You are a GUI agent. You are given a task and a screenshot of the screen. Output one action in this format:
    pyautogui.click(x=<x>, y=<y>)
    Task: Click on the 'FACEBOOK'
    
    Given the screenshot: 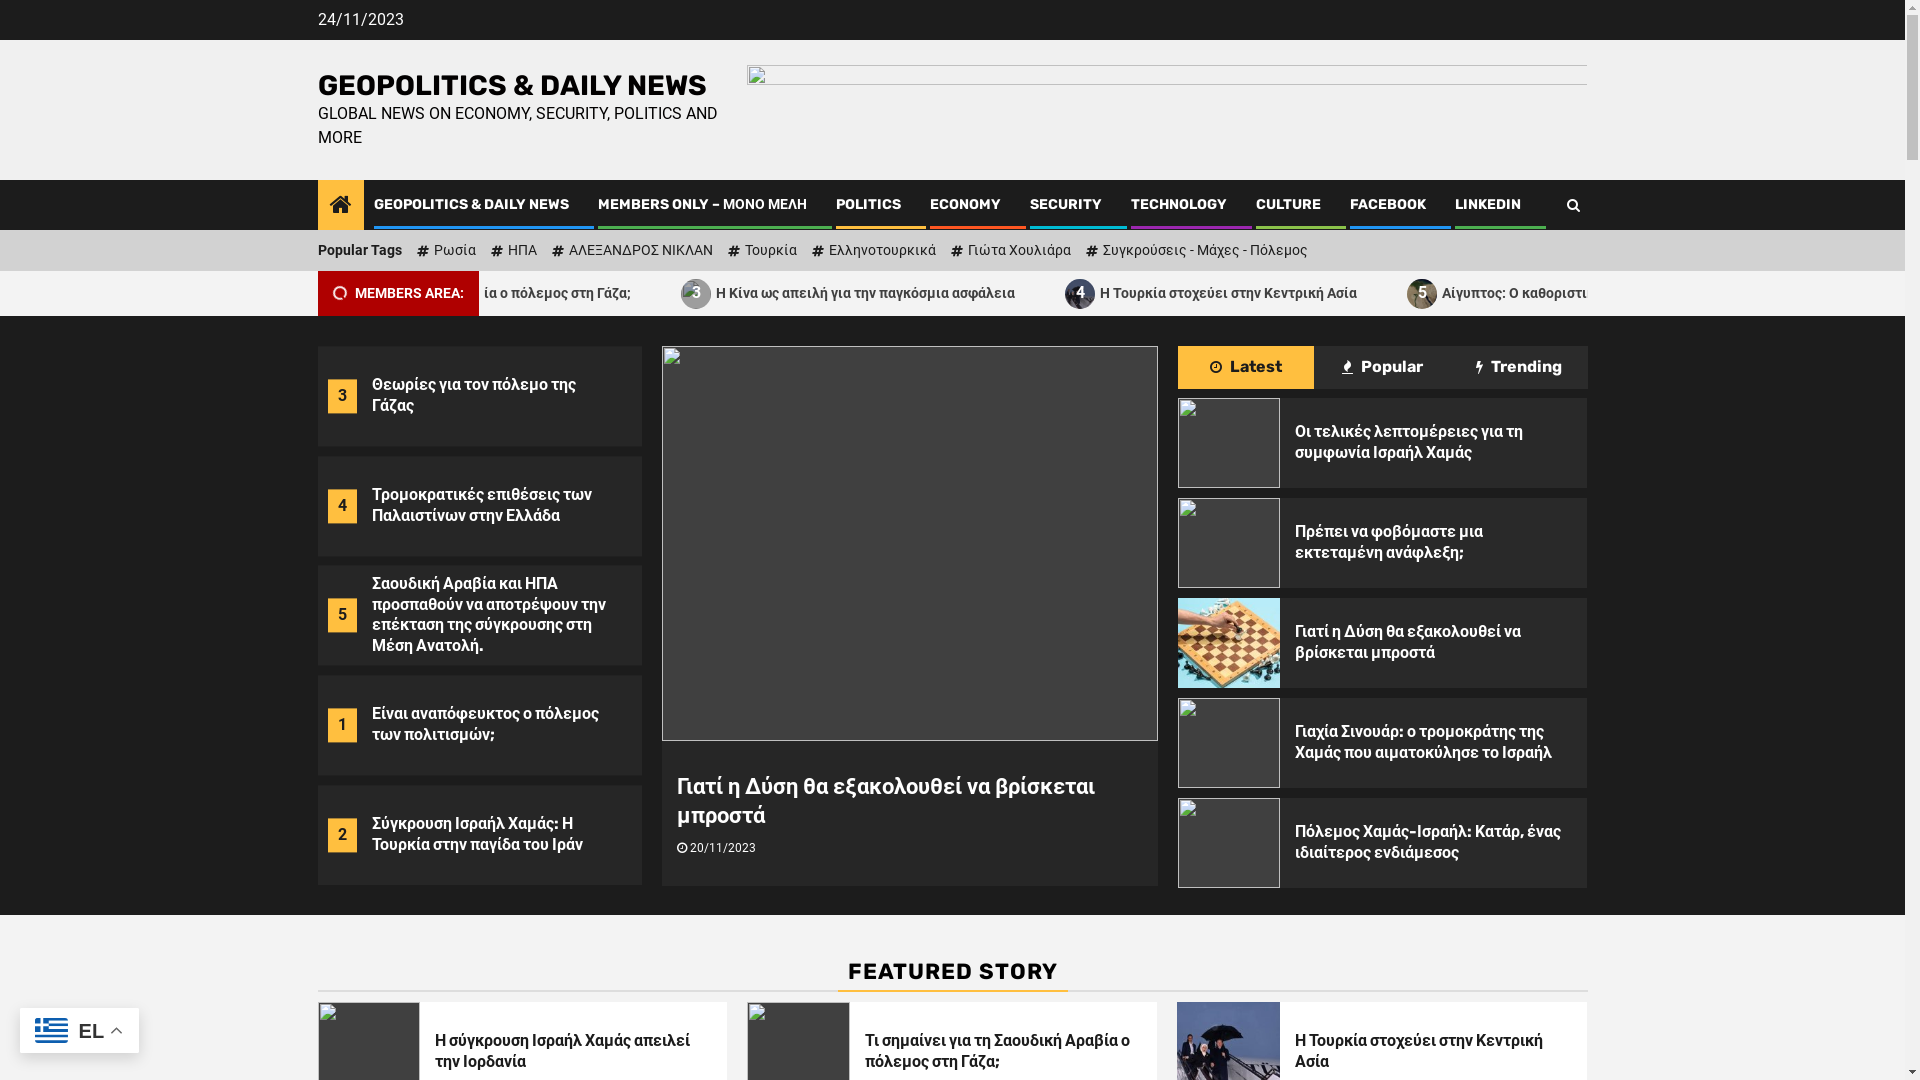 What is the action you would take?
    pyautogui.click(x=1386, y=204)
    